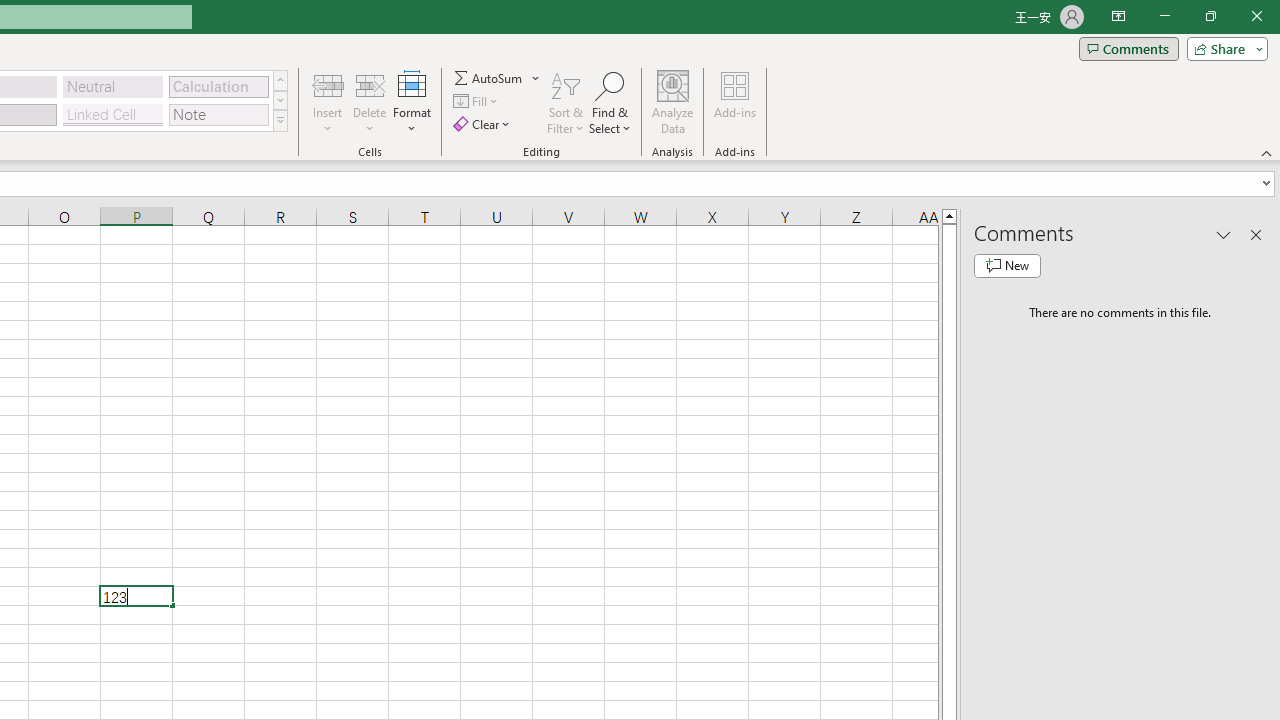  I want to click on 'Delete', so click(369, 103).